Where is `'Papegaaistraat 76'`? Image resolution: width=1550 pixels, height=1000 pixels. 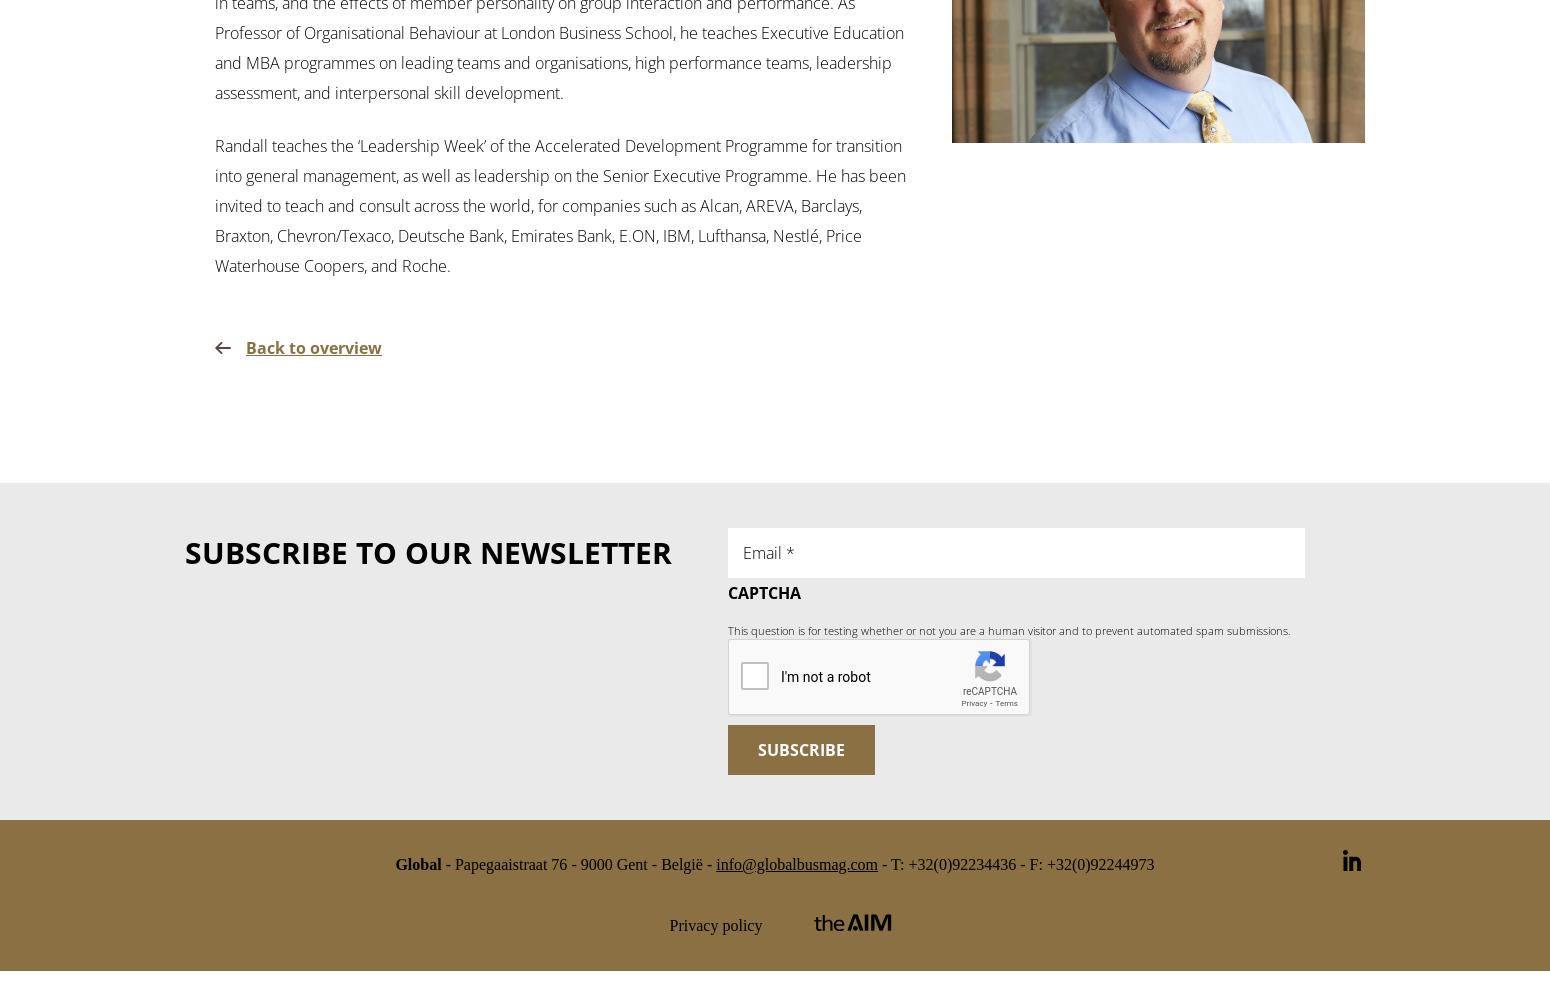 'Papegaaistraat 76' is located at coordinates (509, 862).